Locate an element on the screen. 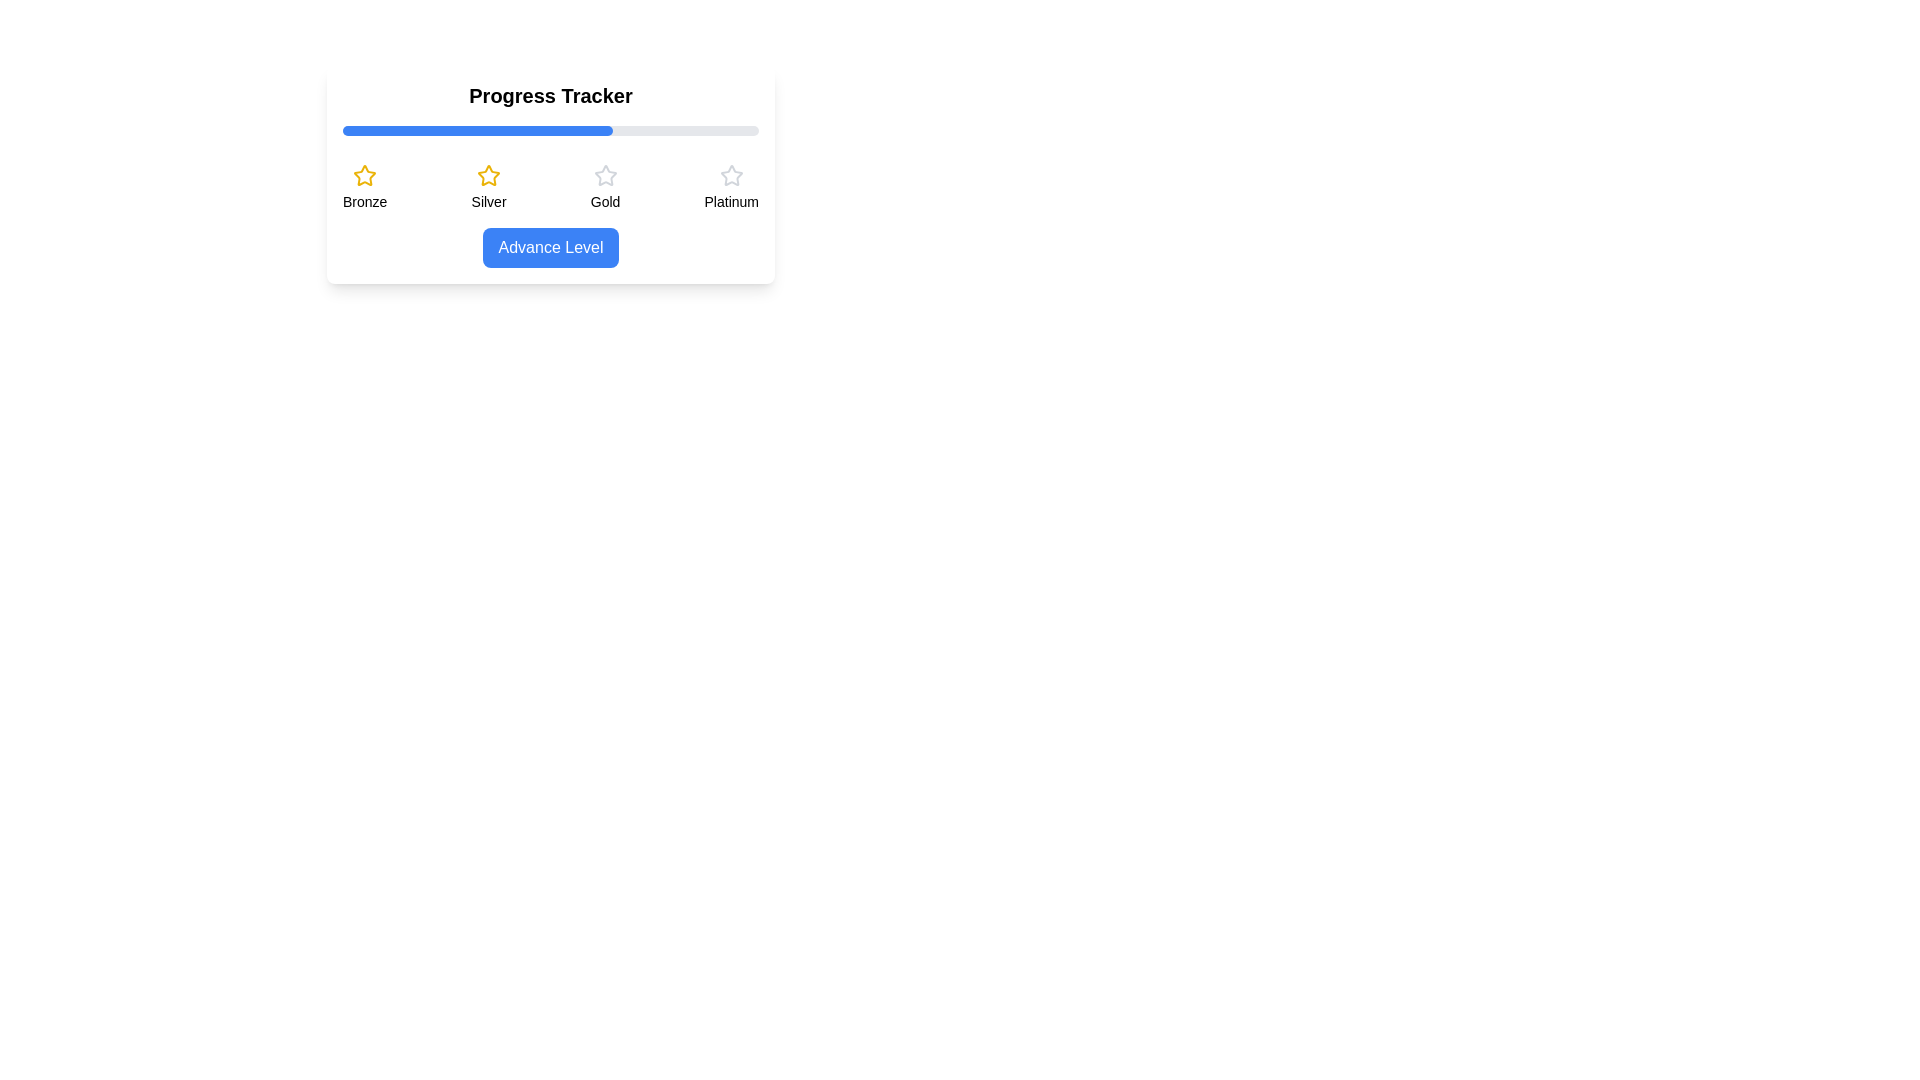 Image resolution: width=1920 pixels, height=1080 pixels. the 'Silver' level icon in the progress tracking interface, which is the second icon in a row, located between the 'Bronze' and 'Gold' icons is located at coordinates (489, 175).